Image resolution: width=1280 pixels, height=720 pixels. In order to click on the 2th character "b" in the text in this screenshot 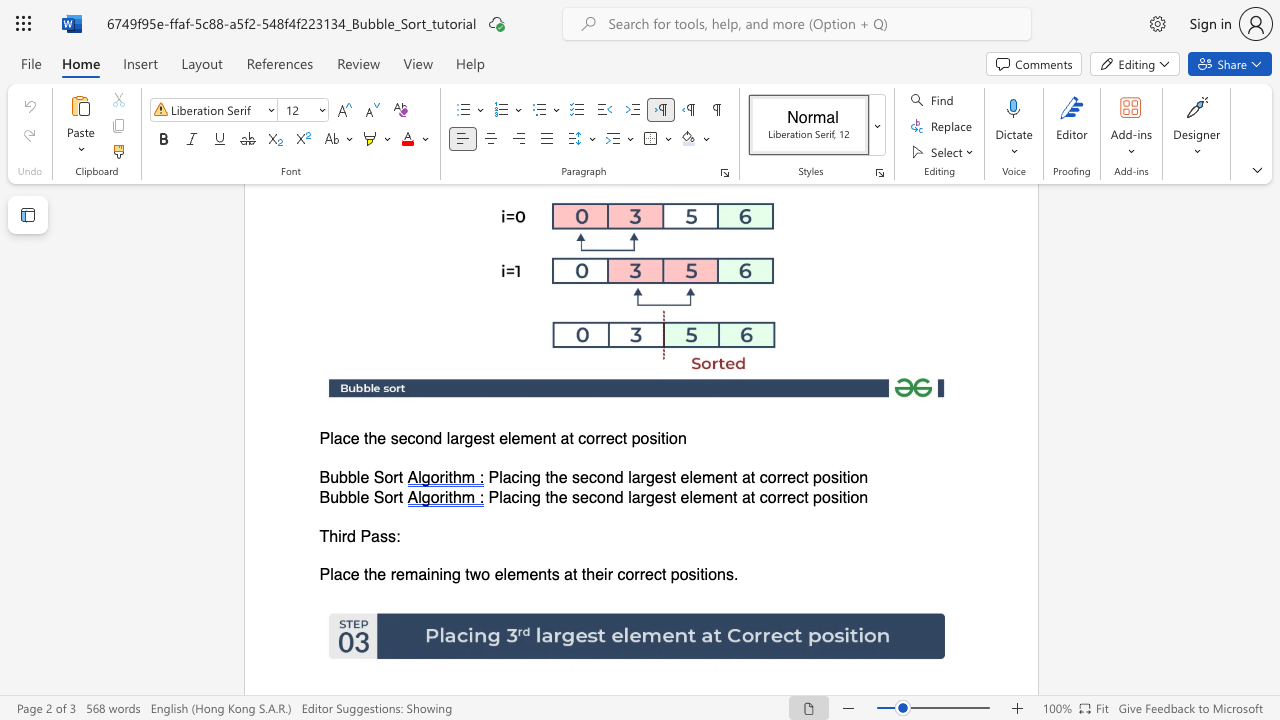, I will do `click(352, 478)`.